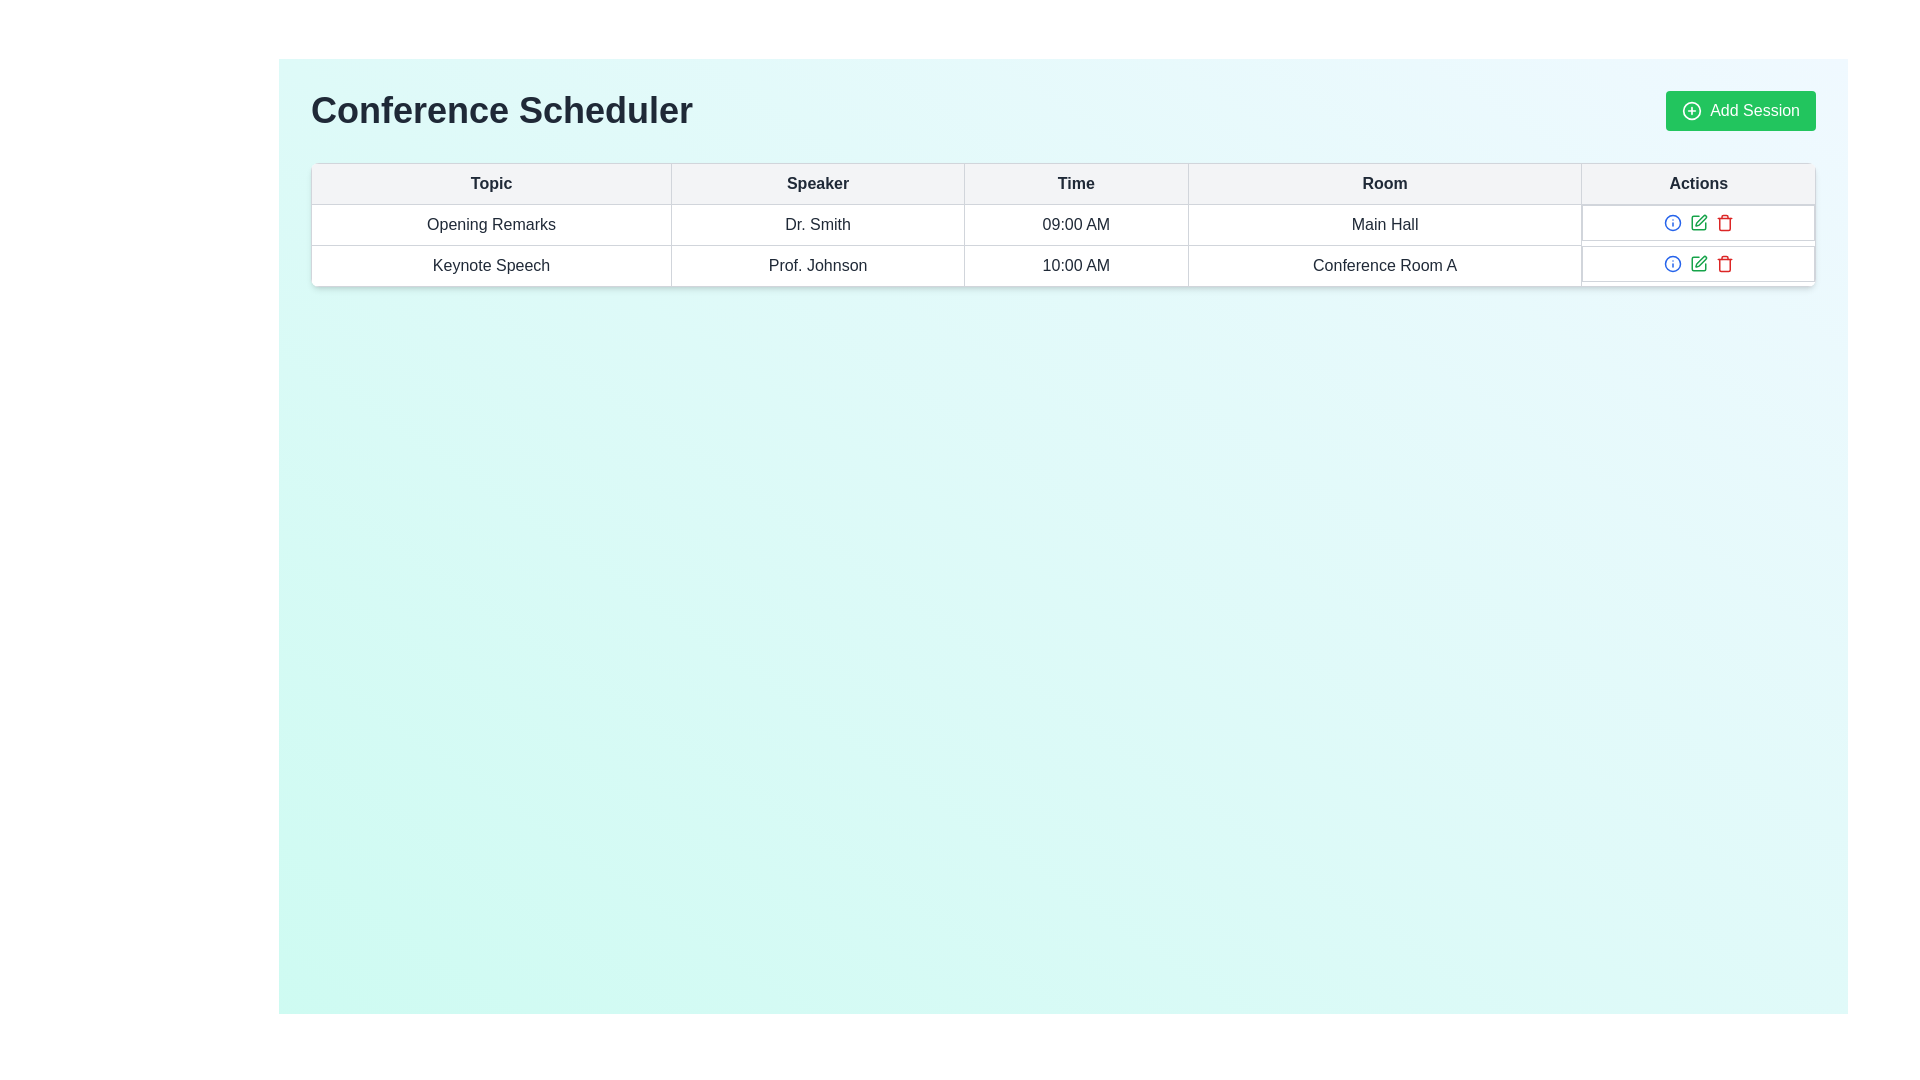 The height and width of the screenshot is (1080, 1920). Describe the element at coordinates (1075, 224) in the screenshot. I see `displayed time '09:00 AM' from the text display cell located in the third column of the first row of the table labeled 'Opening Remarks'` at that location.